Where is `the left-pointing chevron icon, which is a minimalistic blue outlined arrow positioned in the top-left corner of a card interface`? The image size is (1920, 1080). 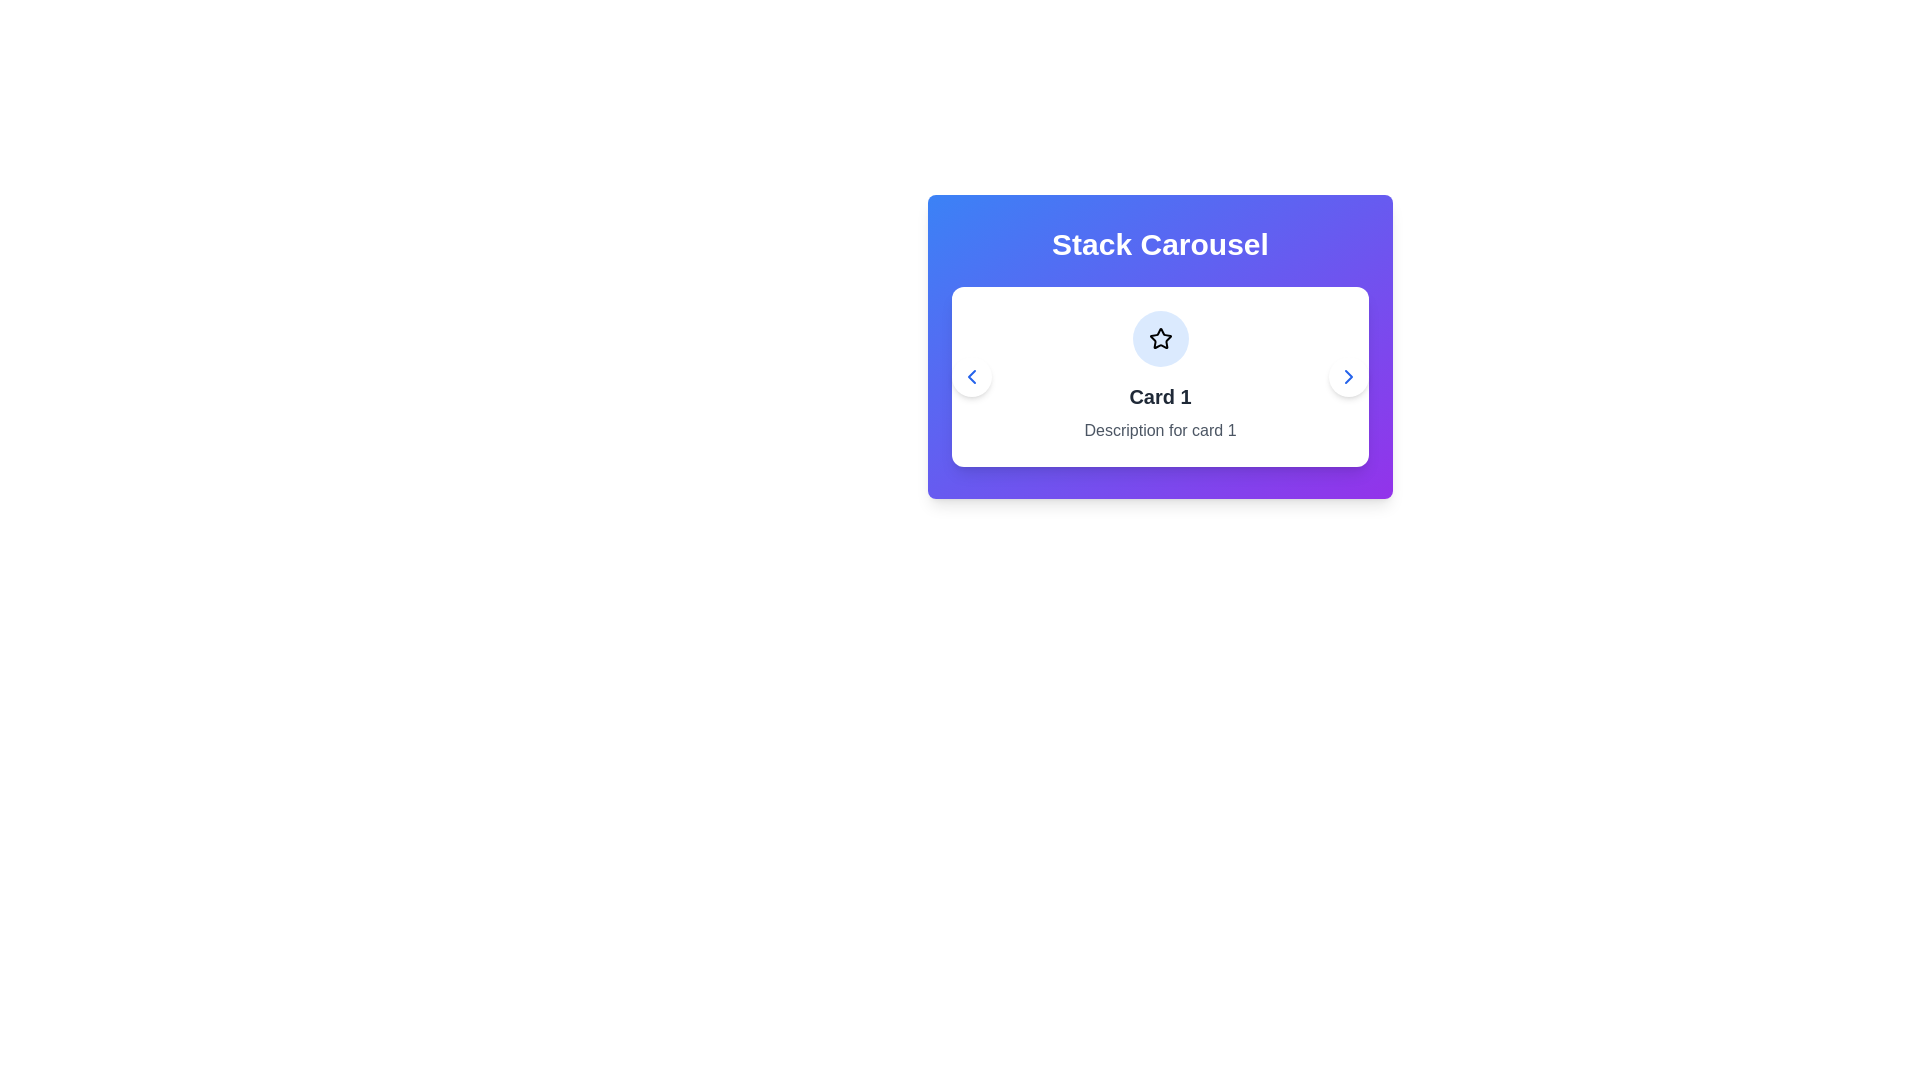
the left-pointing chevron icon, which is a minimalistic blue outlined arrow positioned in the top-left corner of a card interface is located at coordinates (971, 377).